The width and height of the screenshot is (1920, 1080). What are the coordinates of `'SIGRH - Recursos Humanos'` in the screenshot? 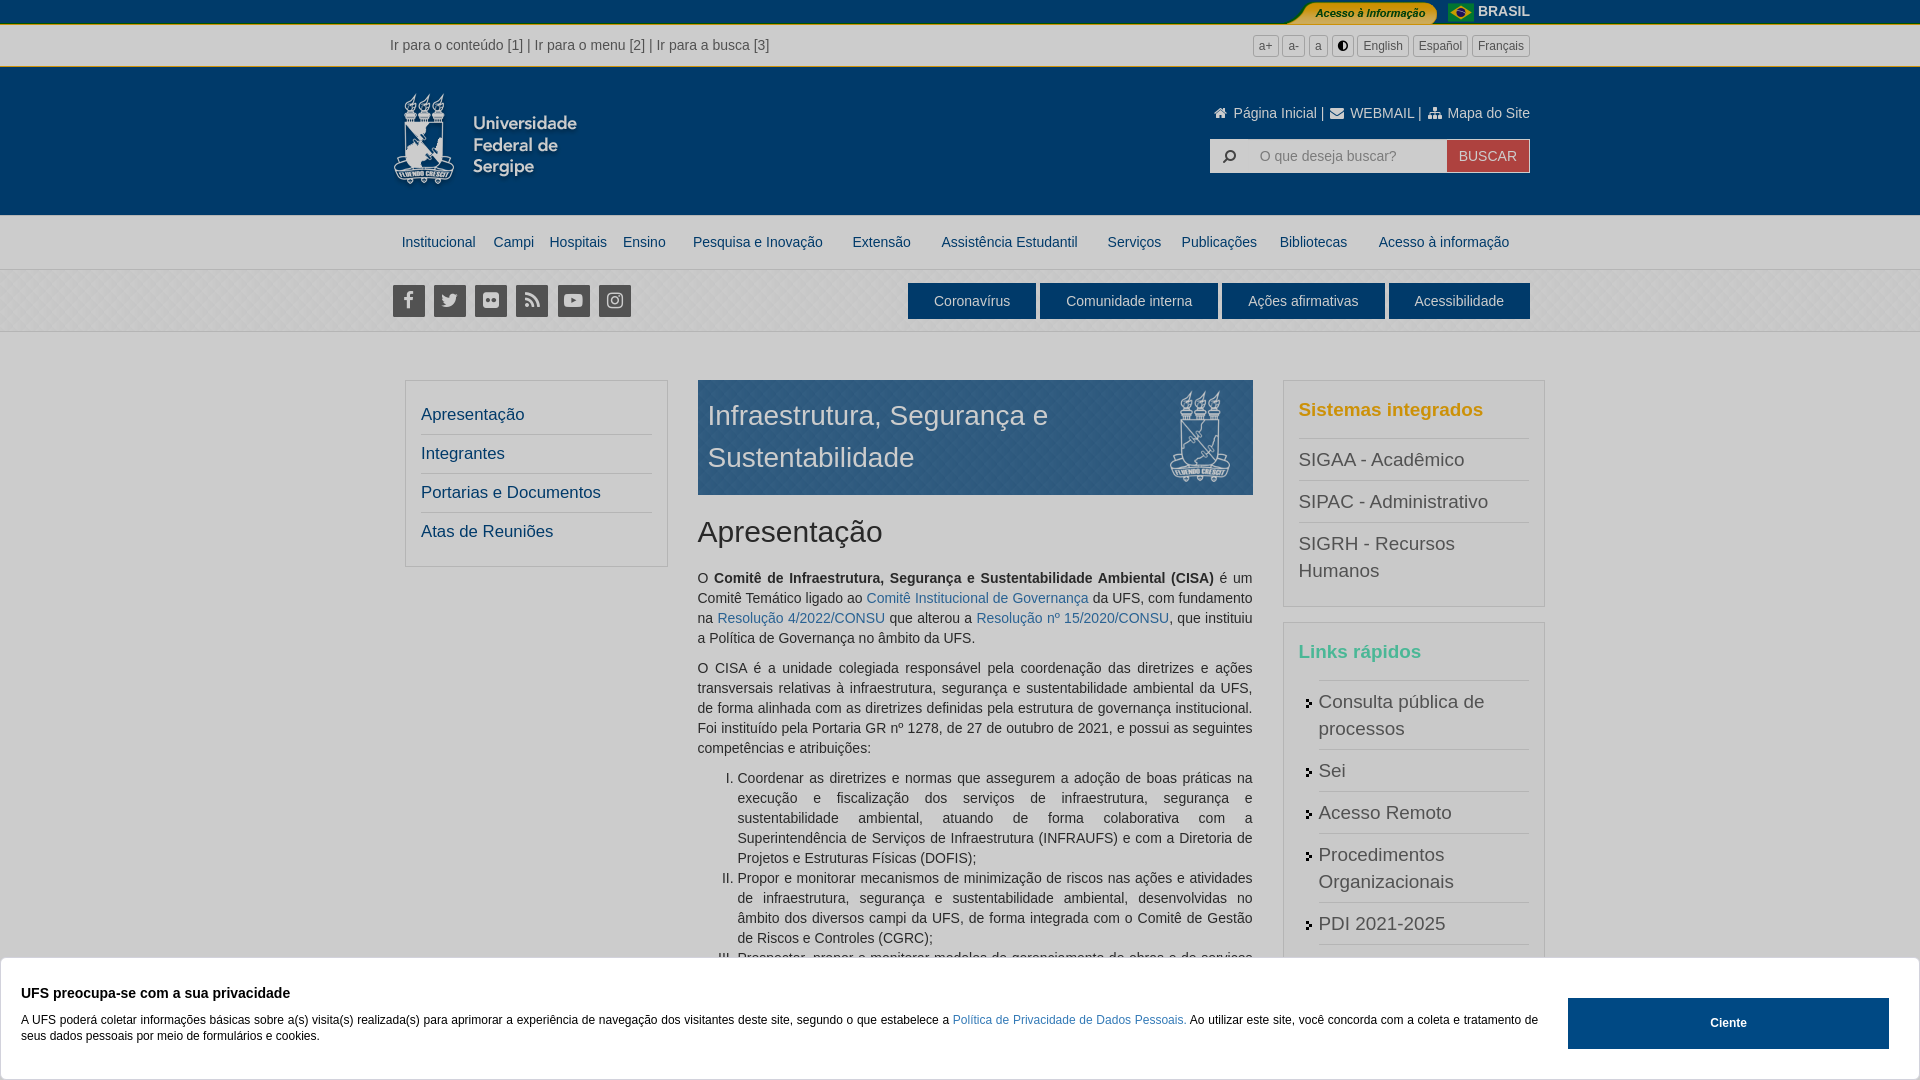 It's located at (1375, 556).